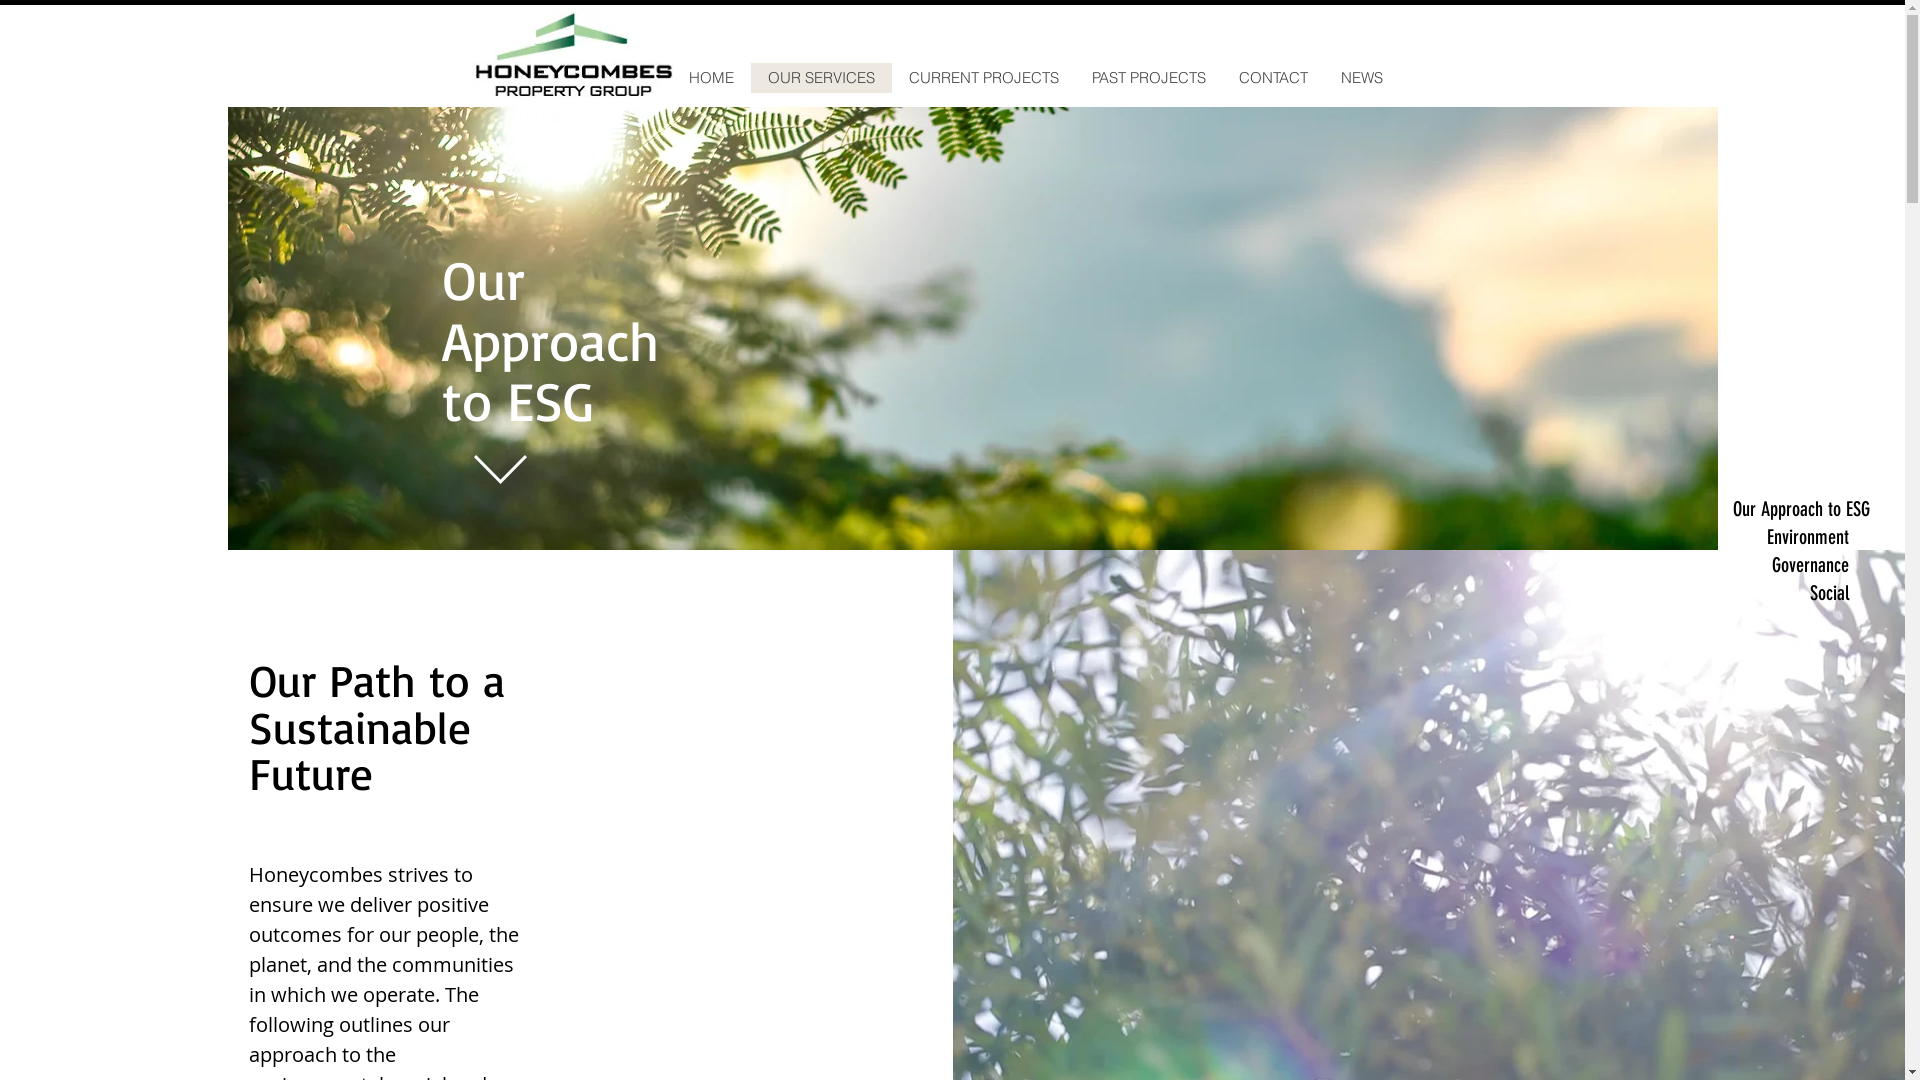 The width and height of the screenshot is (1920, 1080). What do you see at coordinates (820, 76) in the screenshot?
I see `'OUR SERVICES'` at bounding box center [820, 76].